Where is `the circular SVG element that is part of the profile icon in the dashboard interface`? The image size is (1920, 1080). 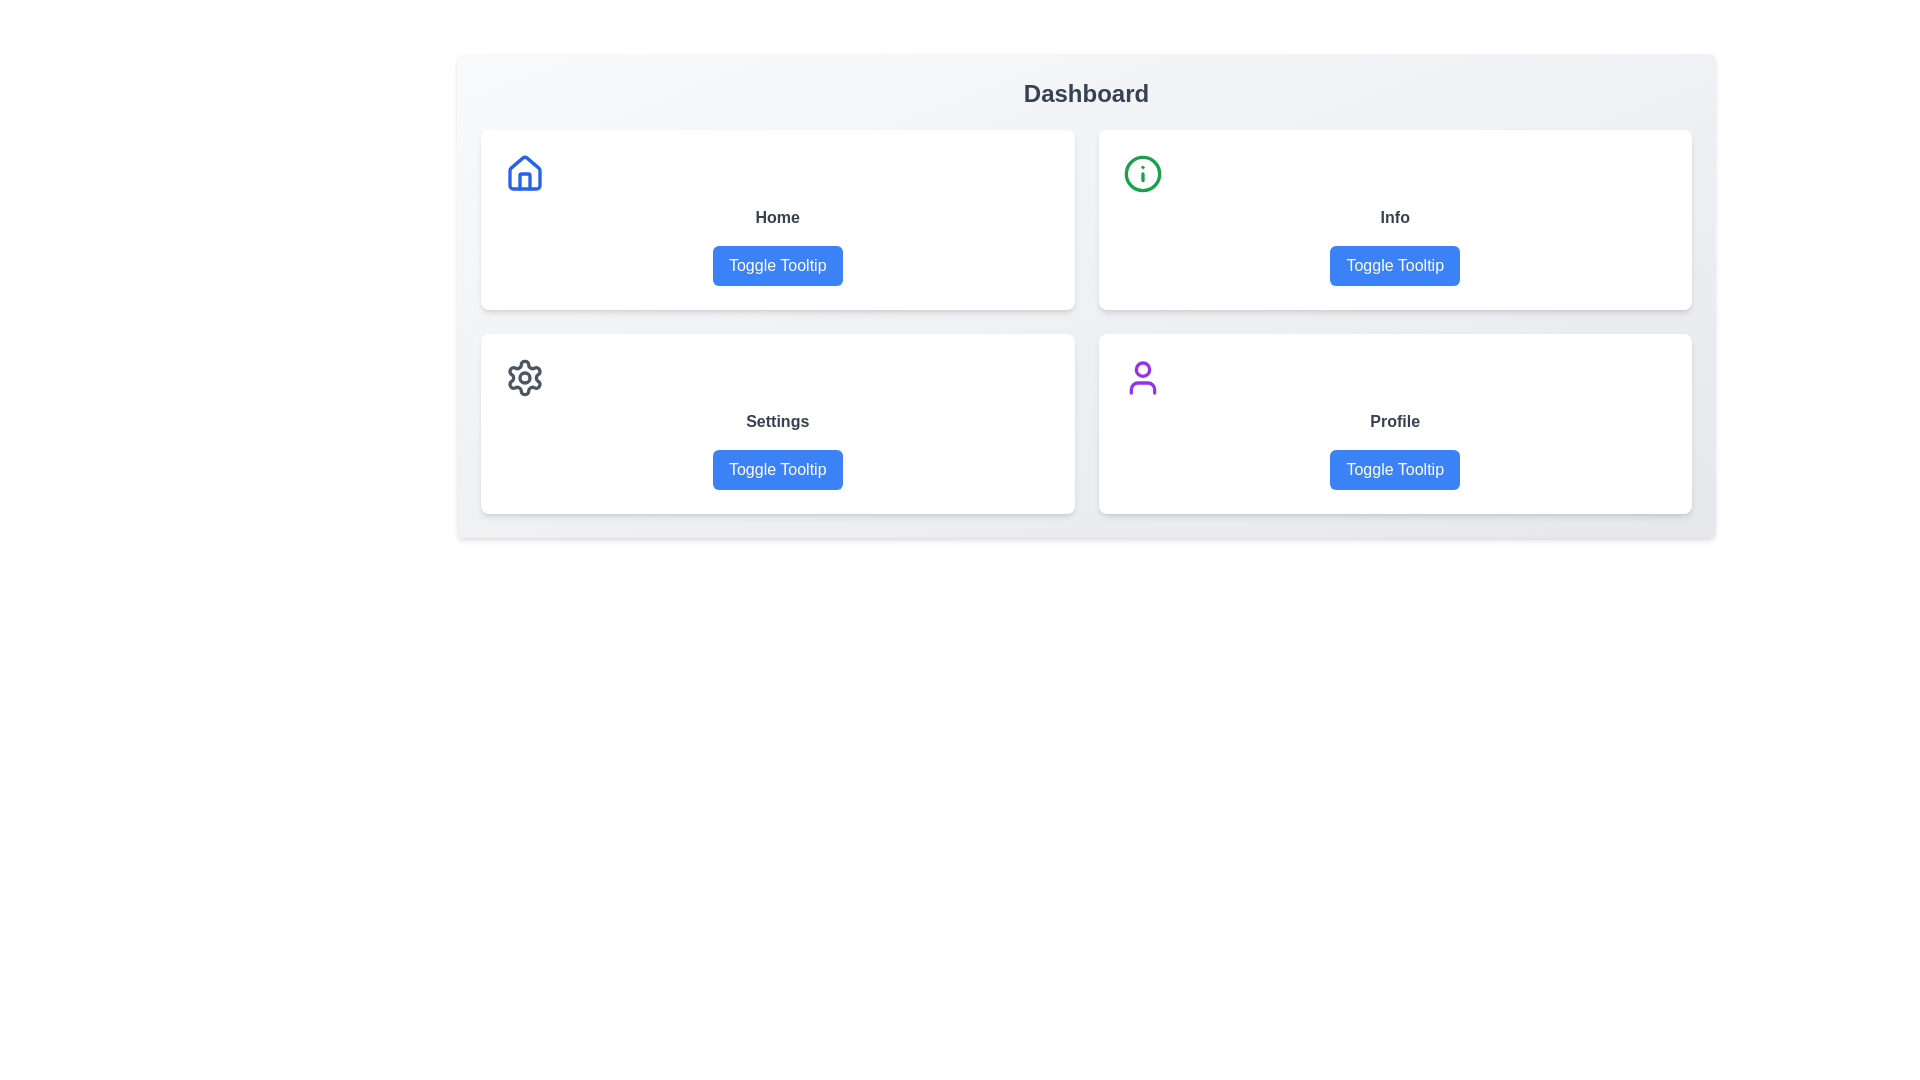
the circular SVG element that is part of the profile icon in the dashboard interface is located at coordinates (1142, 369).